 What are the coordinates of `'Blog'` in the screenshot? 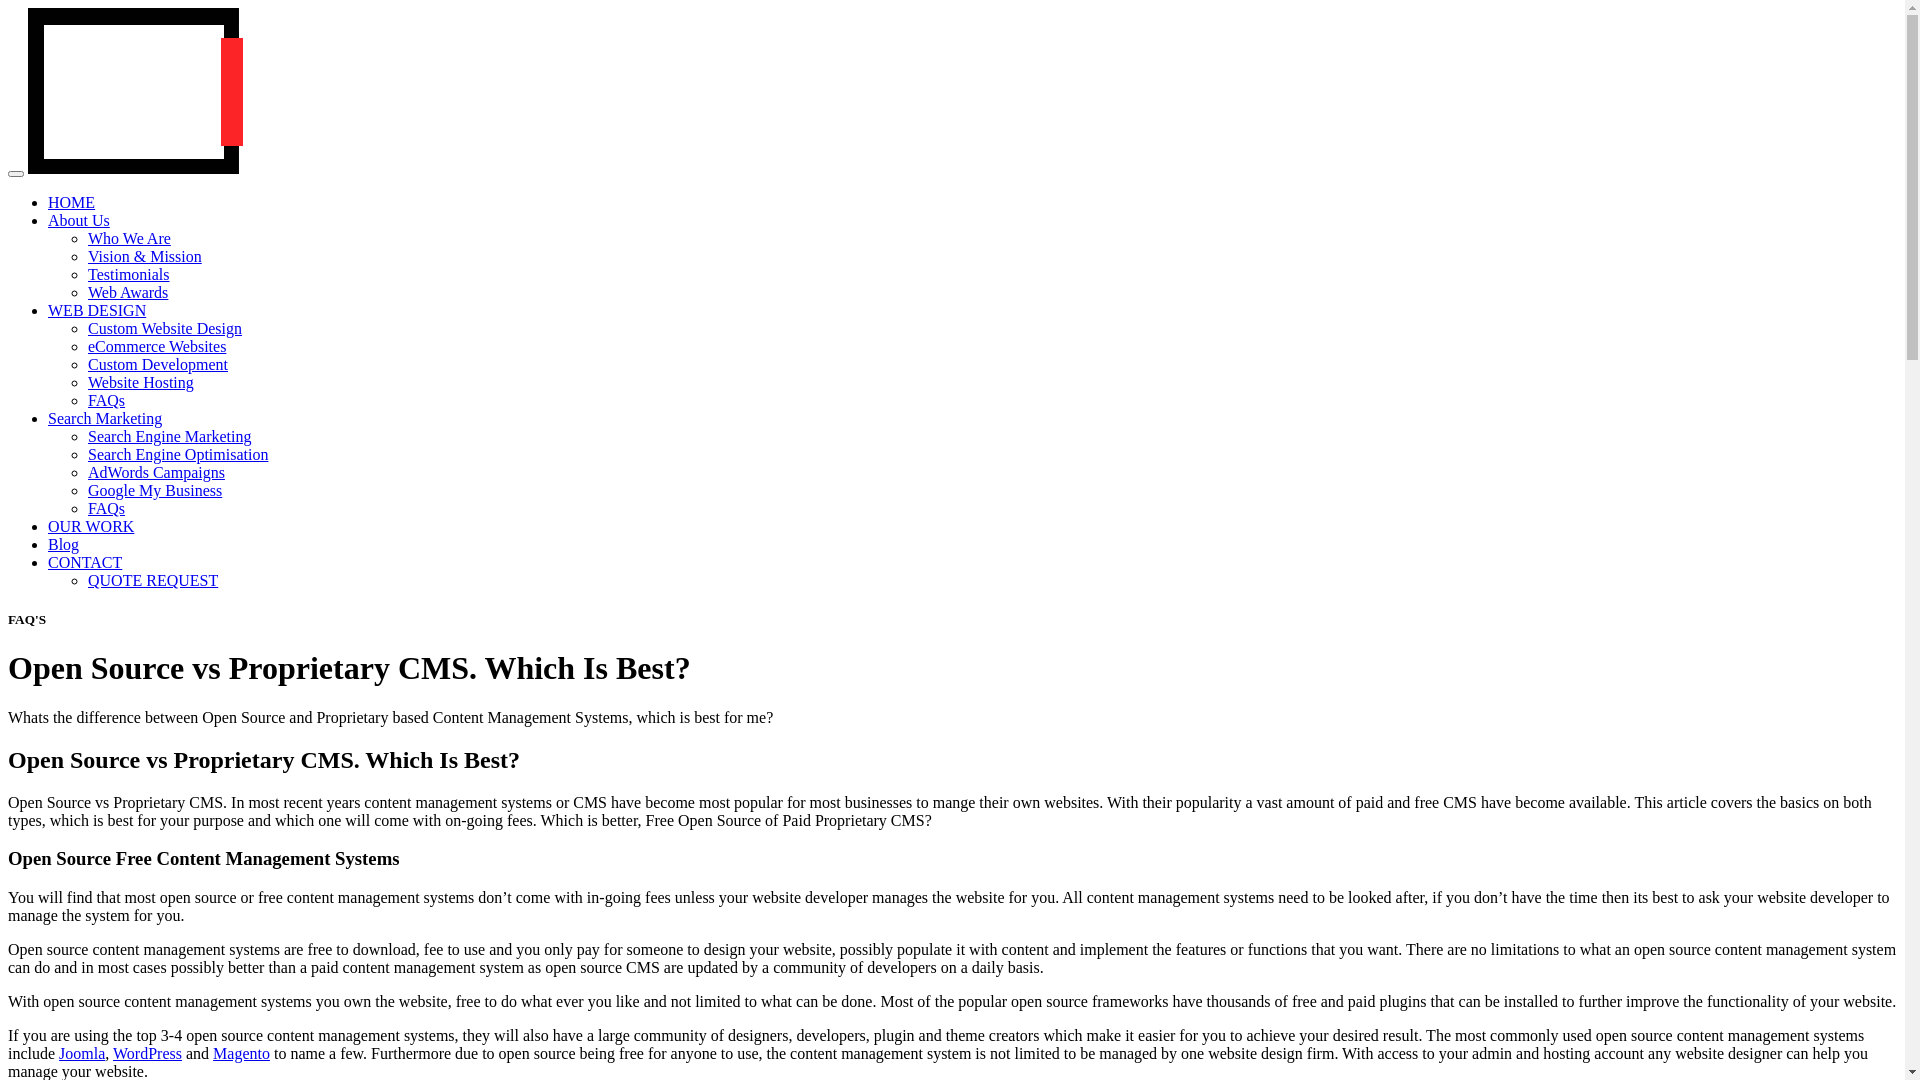 It's located at (63, 544).